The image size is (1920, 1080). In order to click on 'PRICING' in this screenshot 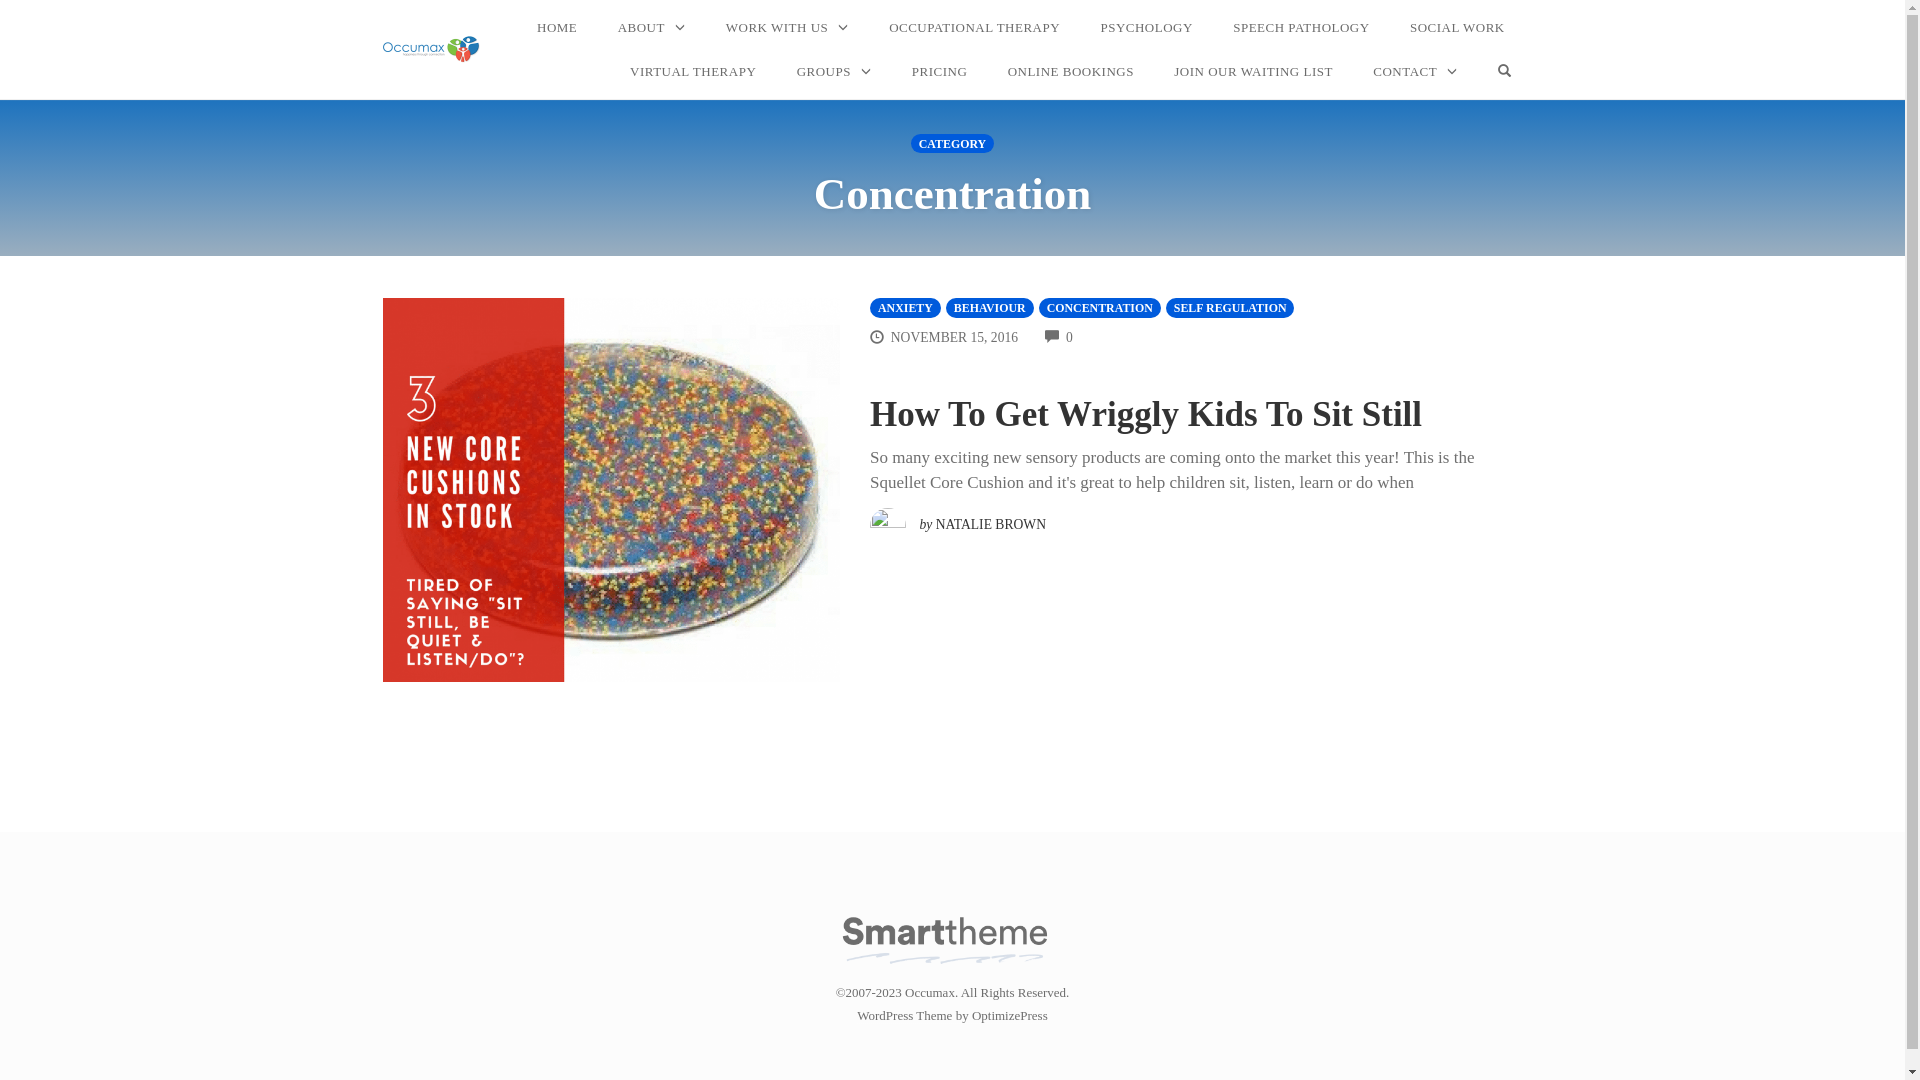, I will do `click(939, 71)`.